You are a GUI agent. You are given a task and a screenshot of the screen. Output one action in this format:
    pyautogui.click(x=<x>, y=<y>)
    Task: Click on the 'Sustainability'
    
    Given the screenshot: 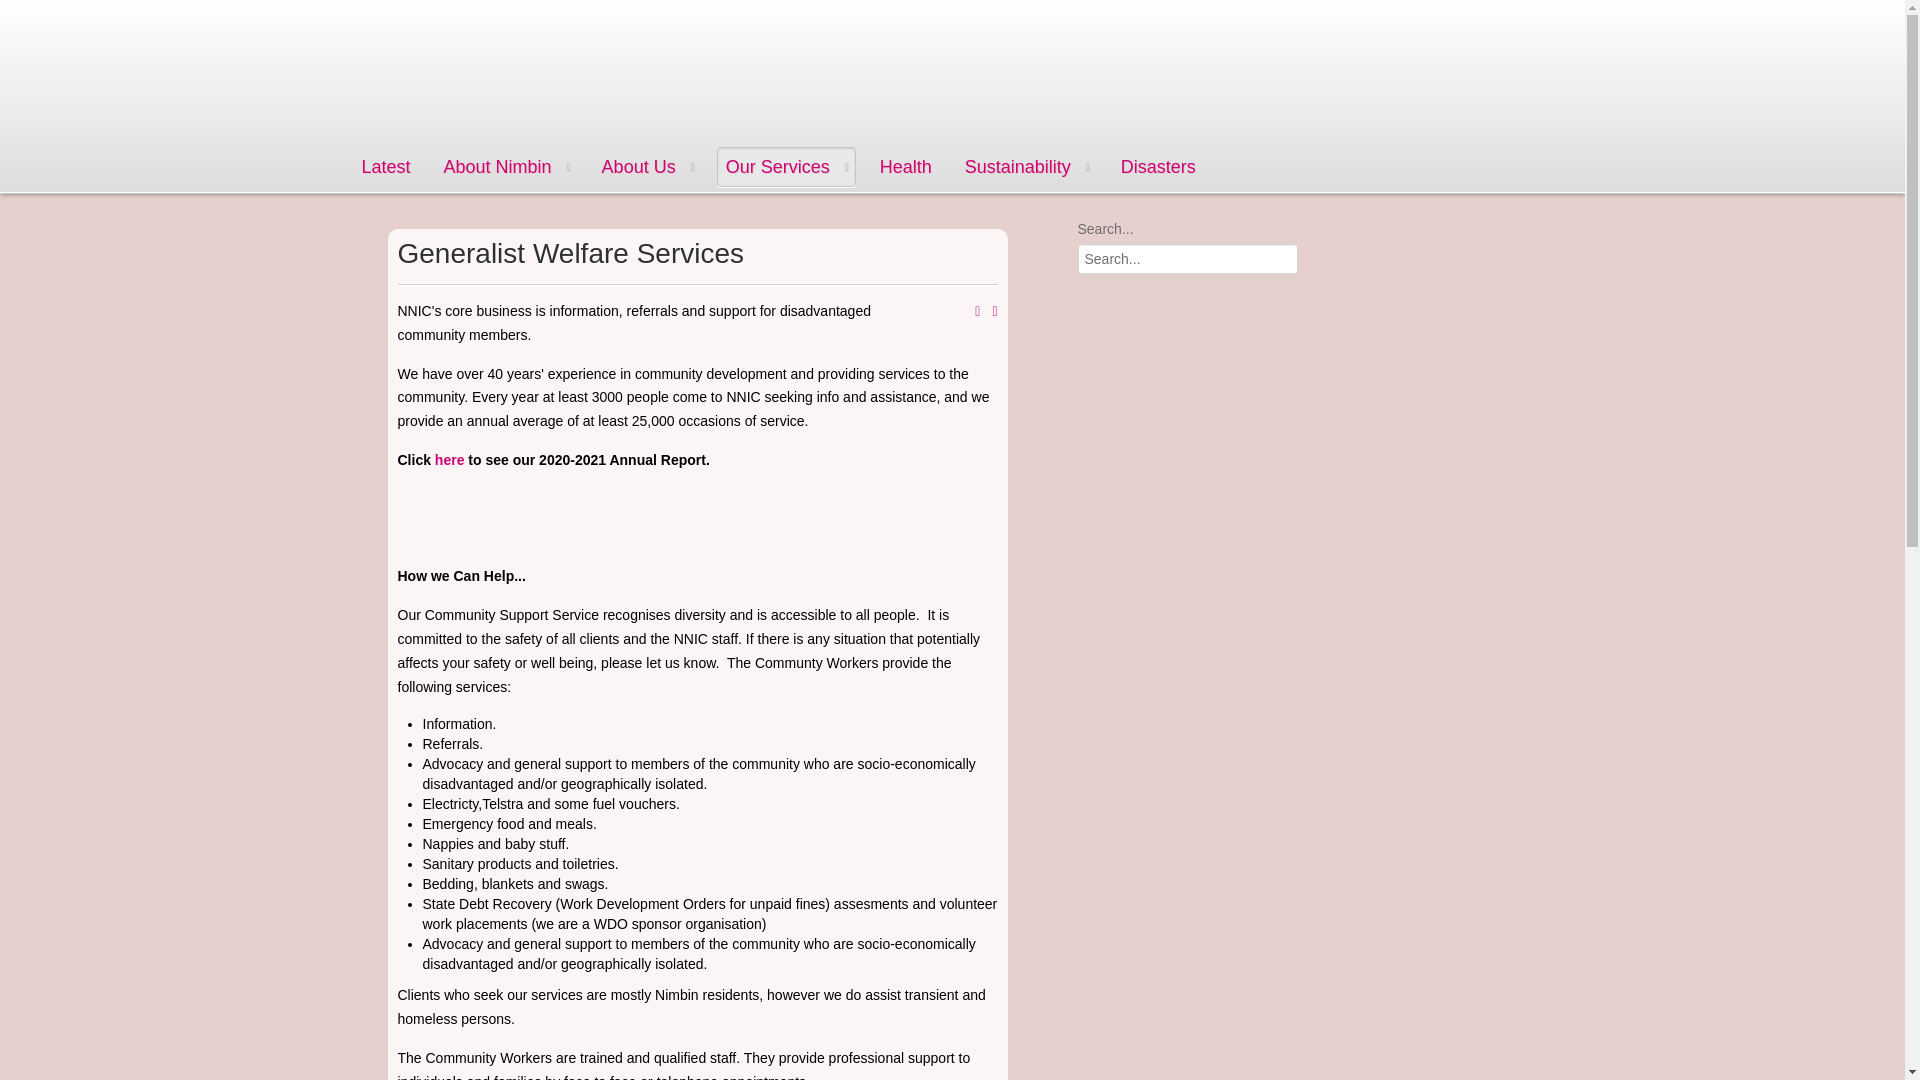 What is the action you would take?
    pyautogui.click(x=1026, y=165)
    